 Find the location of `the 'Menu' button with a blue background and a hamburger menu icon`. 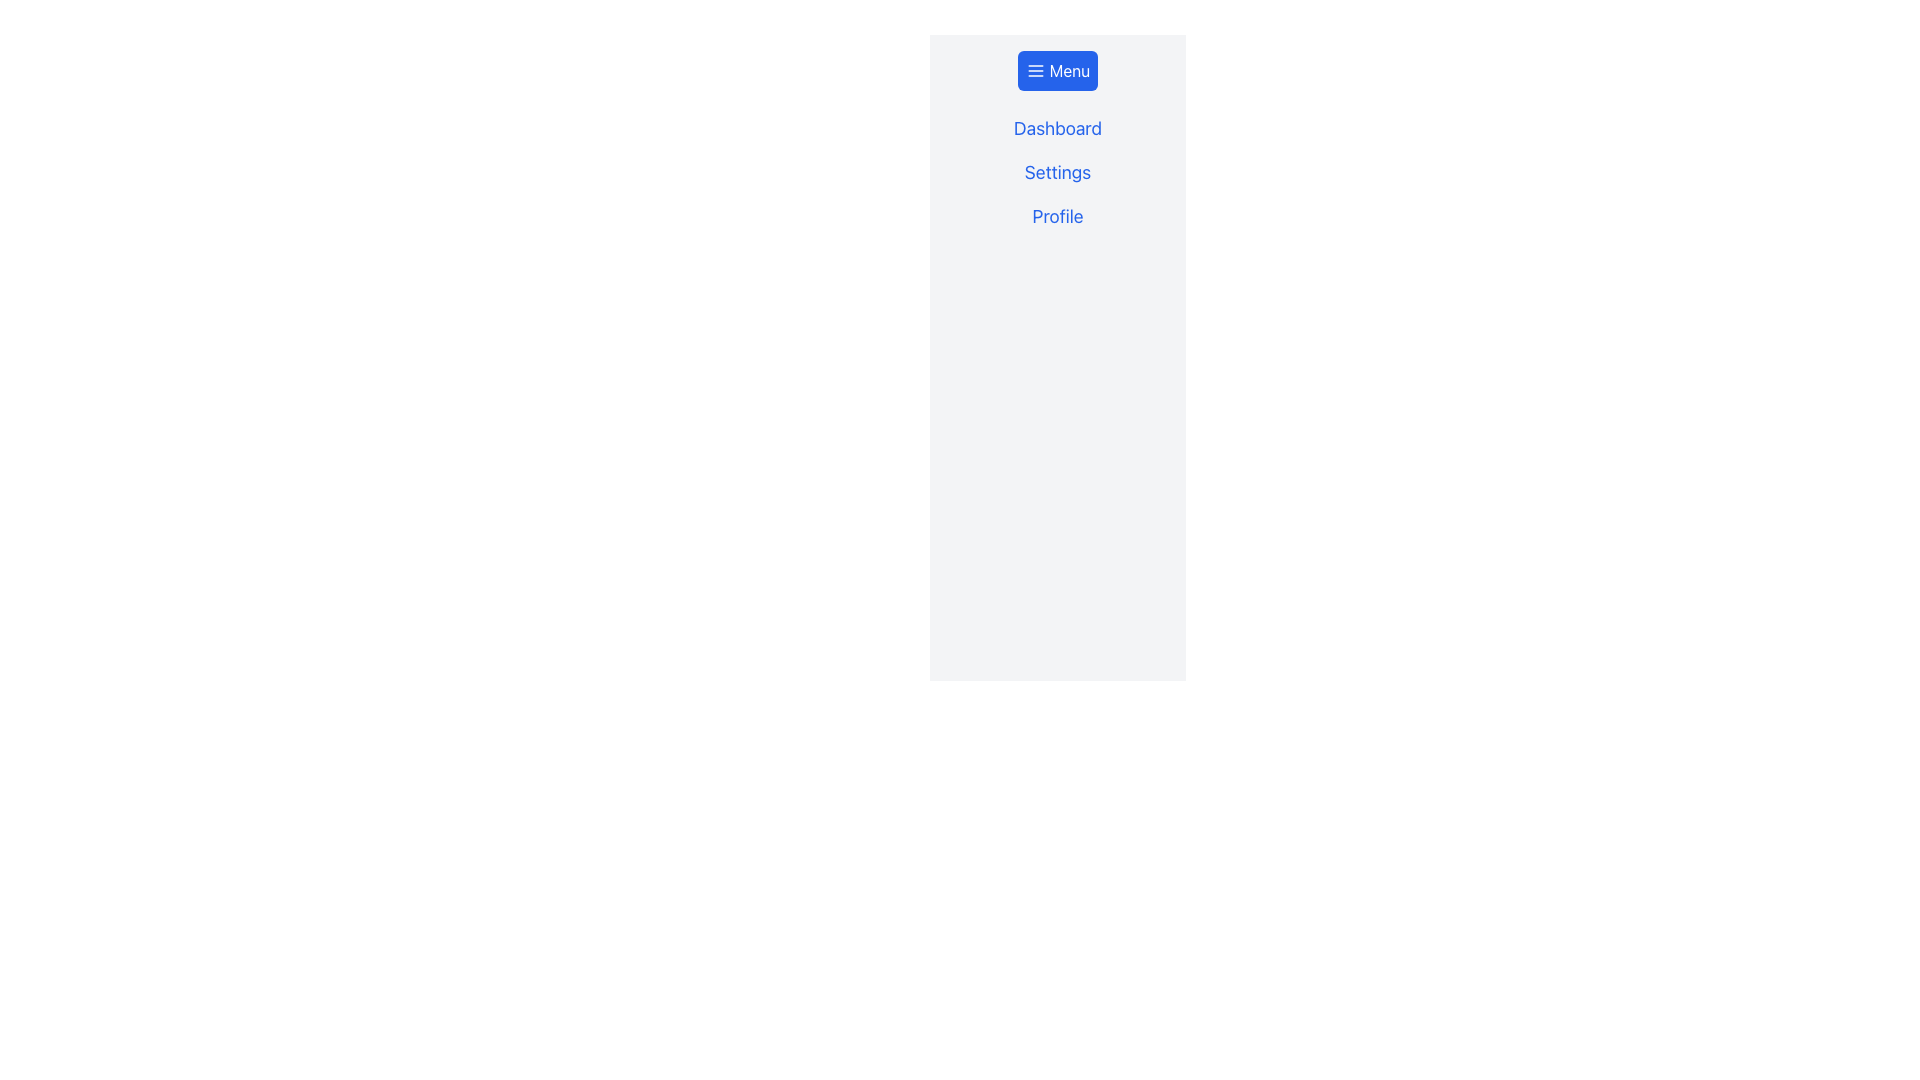

the 'Menu' button with a blue background and a hamburger menu icon is located at coordinates (1056, 69).